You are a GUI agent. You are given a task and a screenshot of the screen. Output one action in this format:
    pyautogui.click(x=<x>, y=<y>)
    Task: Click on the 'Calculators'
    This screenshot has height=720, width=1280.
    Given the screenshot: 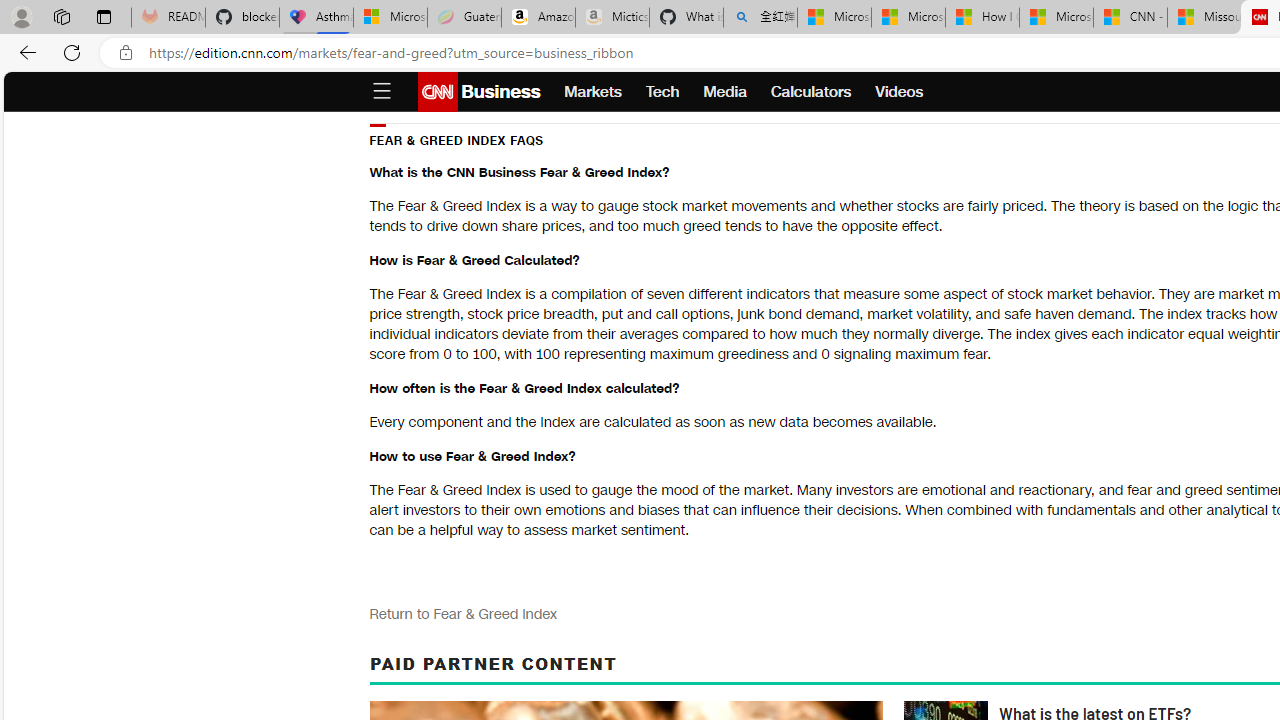 What is the action you would take?
    pyautogui.click(x=811, y=92)
    